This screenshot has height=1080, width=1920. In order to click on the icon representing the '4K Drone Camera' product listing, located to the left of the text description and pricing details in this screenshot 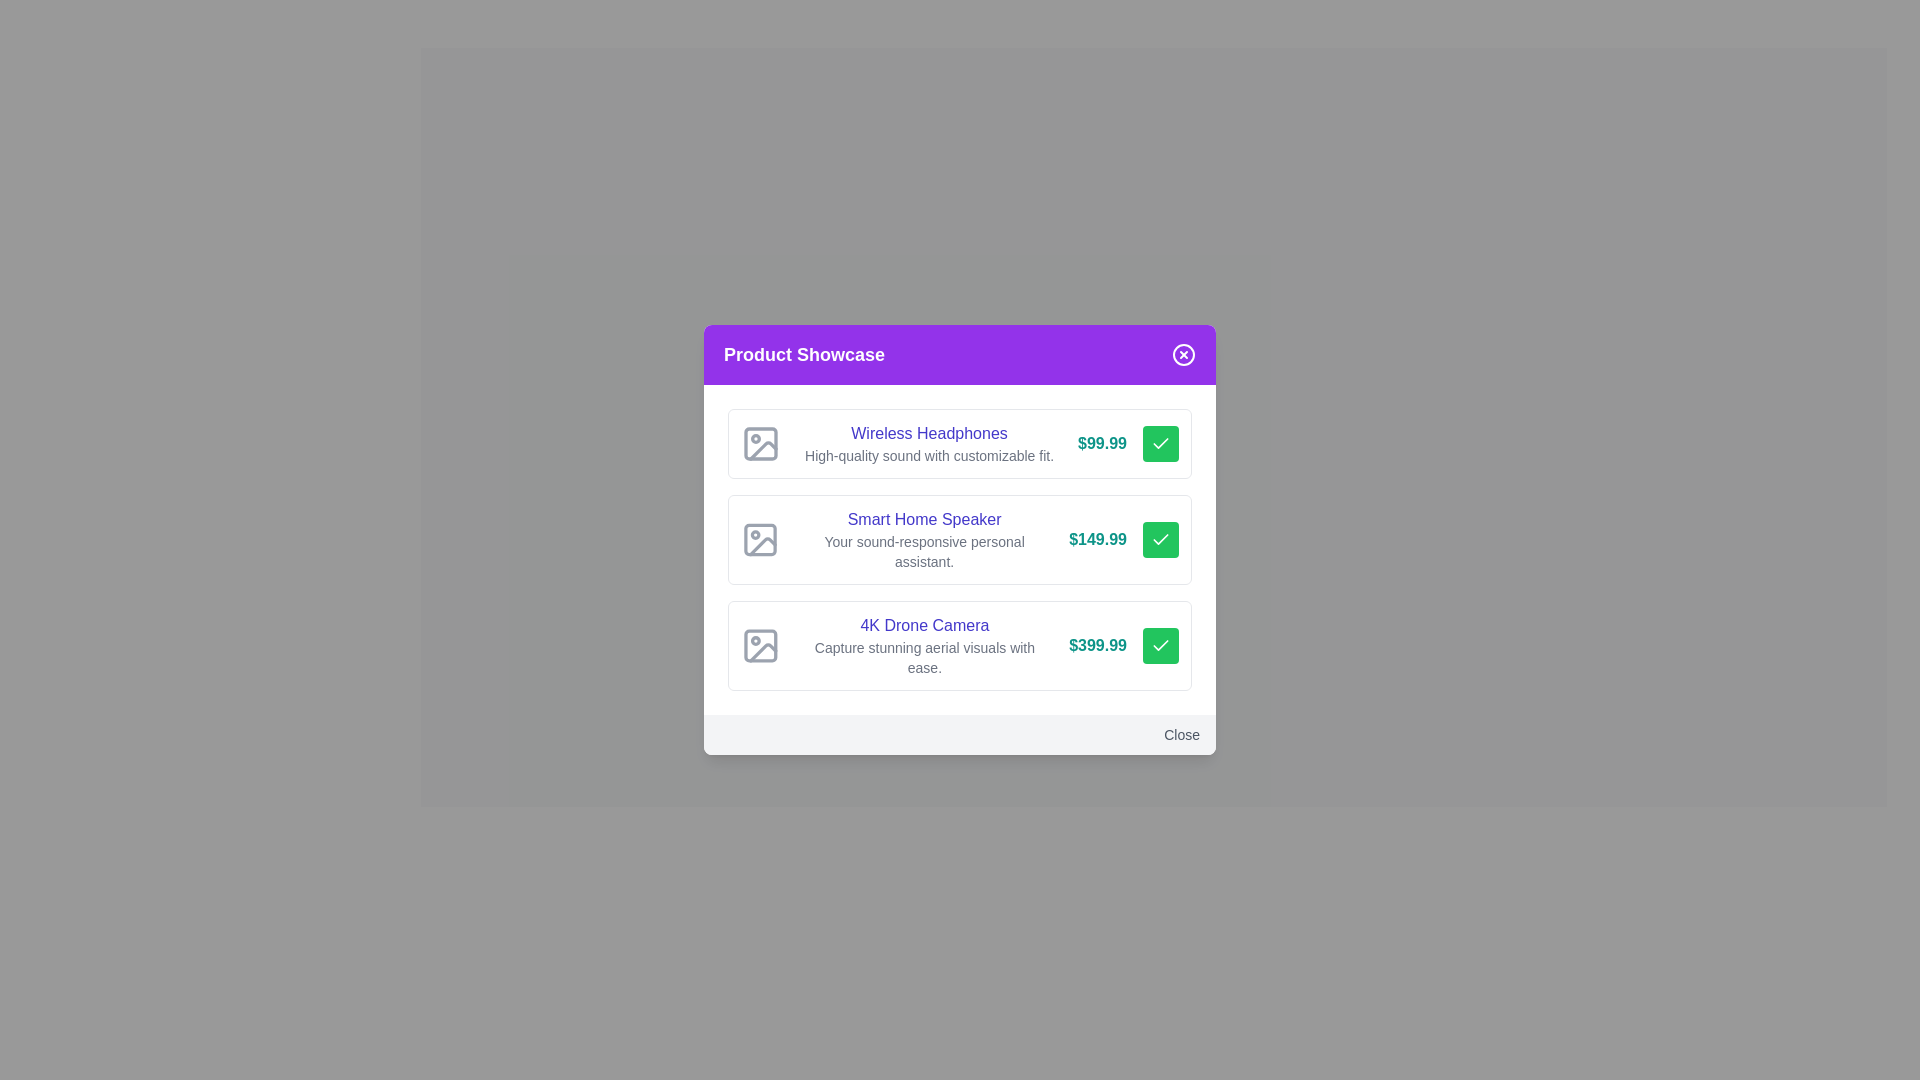, I will do `click(759, 645)`.